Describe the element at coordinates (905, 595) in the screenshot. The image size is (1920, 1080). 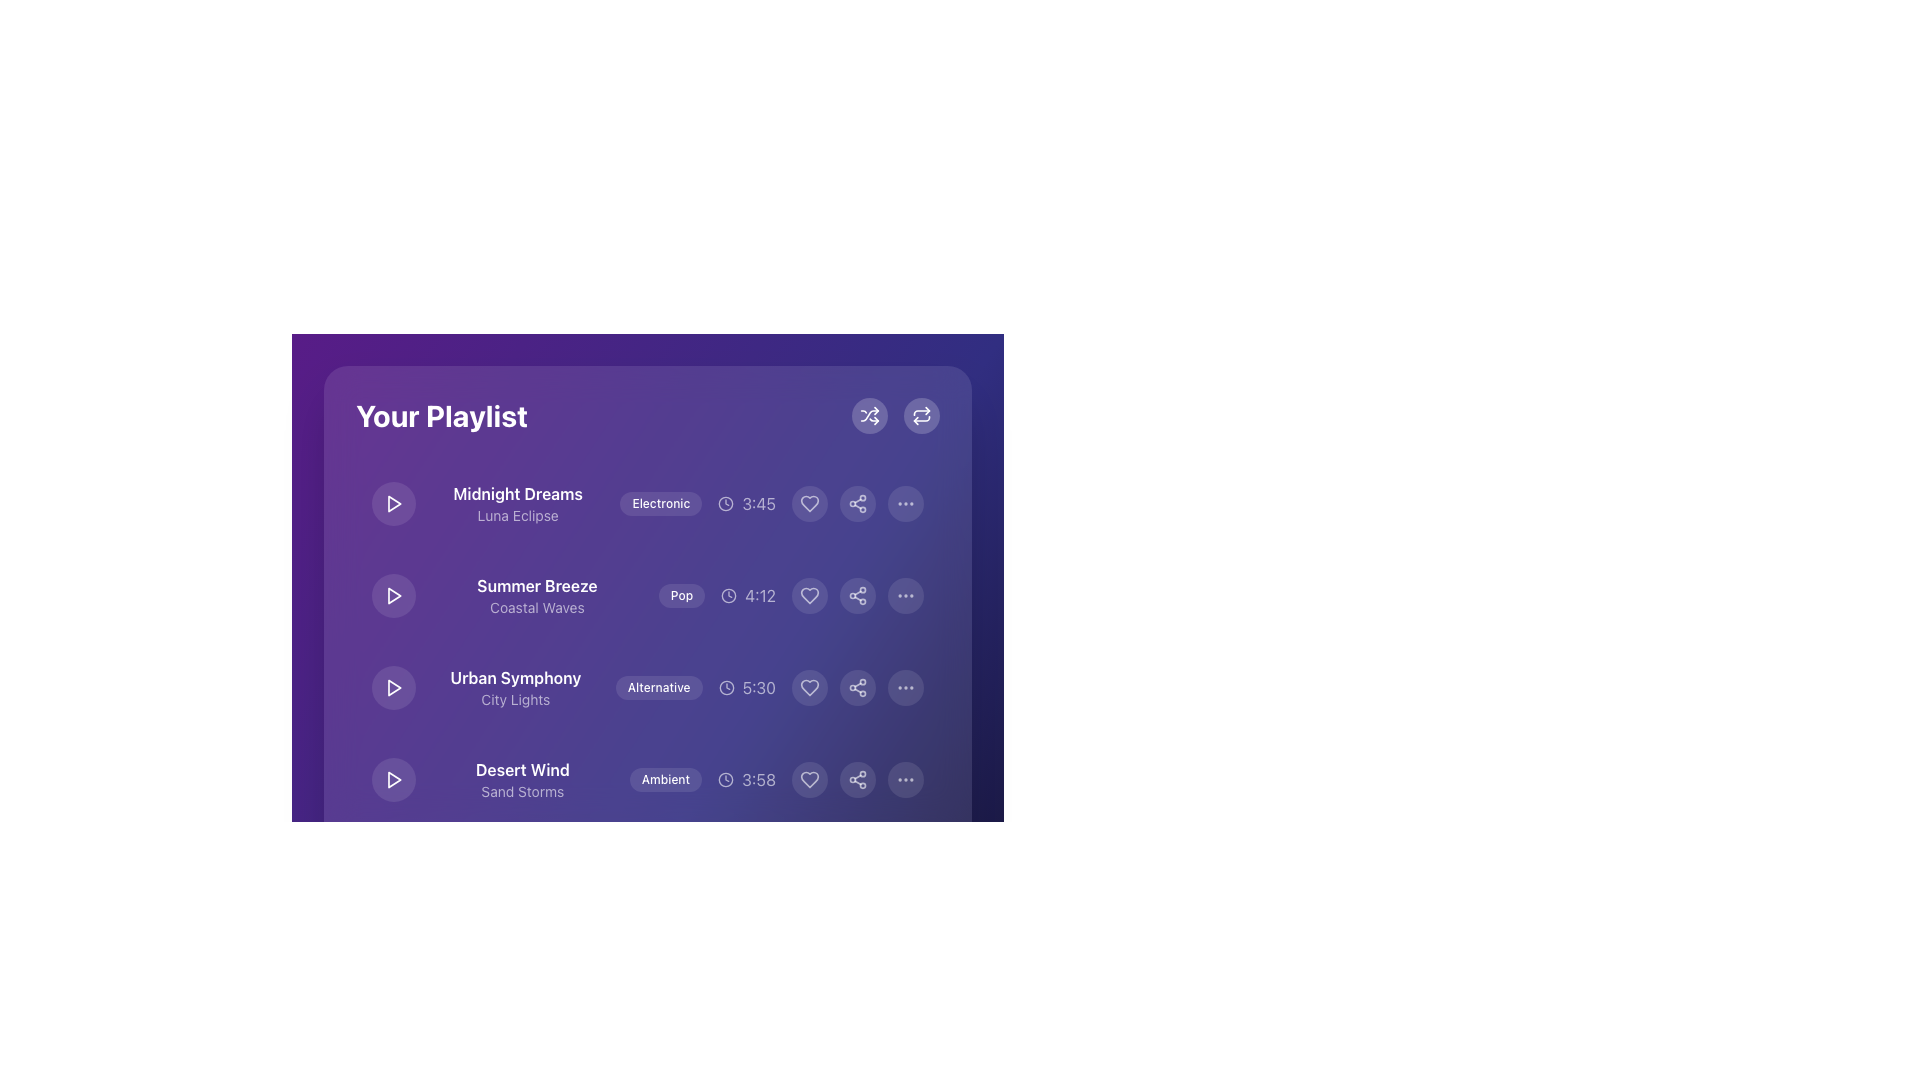
I see `the circular options menu button for the playlist item 'Summer Breeze'` at that location.